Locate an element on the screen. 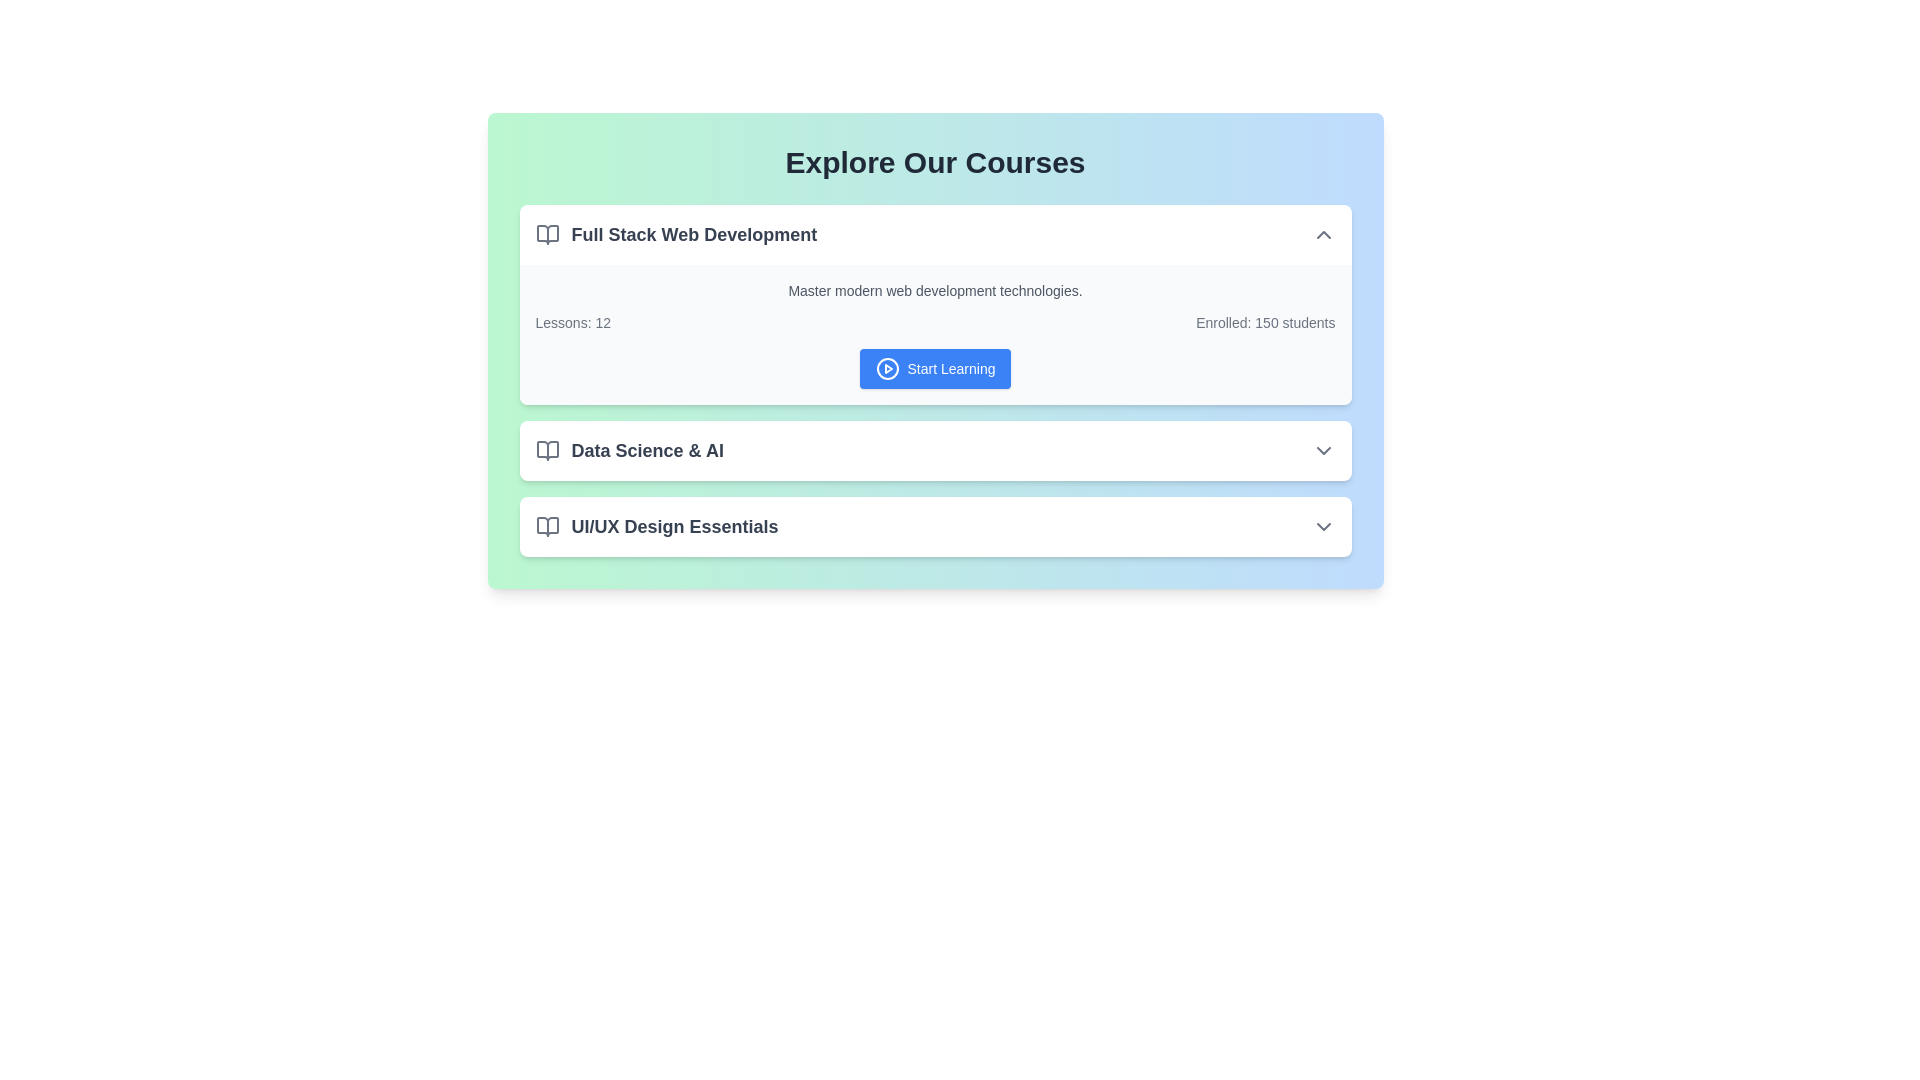 Image resolution: width=1920 pixels, height=1080 pixels. the button located in the 'Full Stack Web Development' section is located at coordinates (934, 369).